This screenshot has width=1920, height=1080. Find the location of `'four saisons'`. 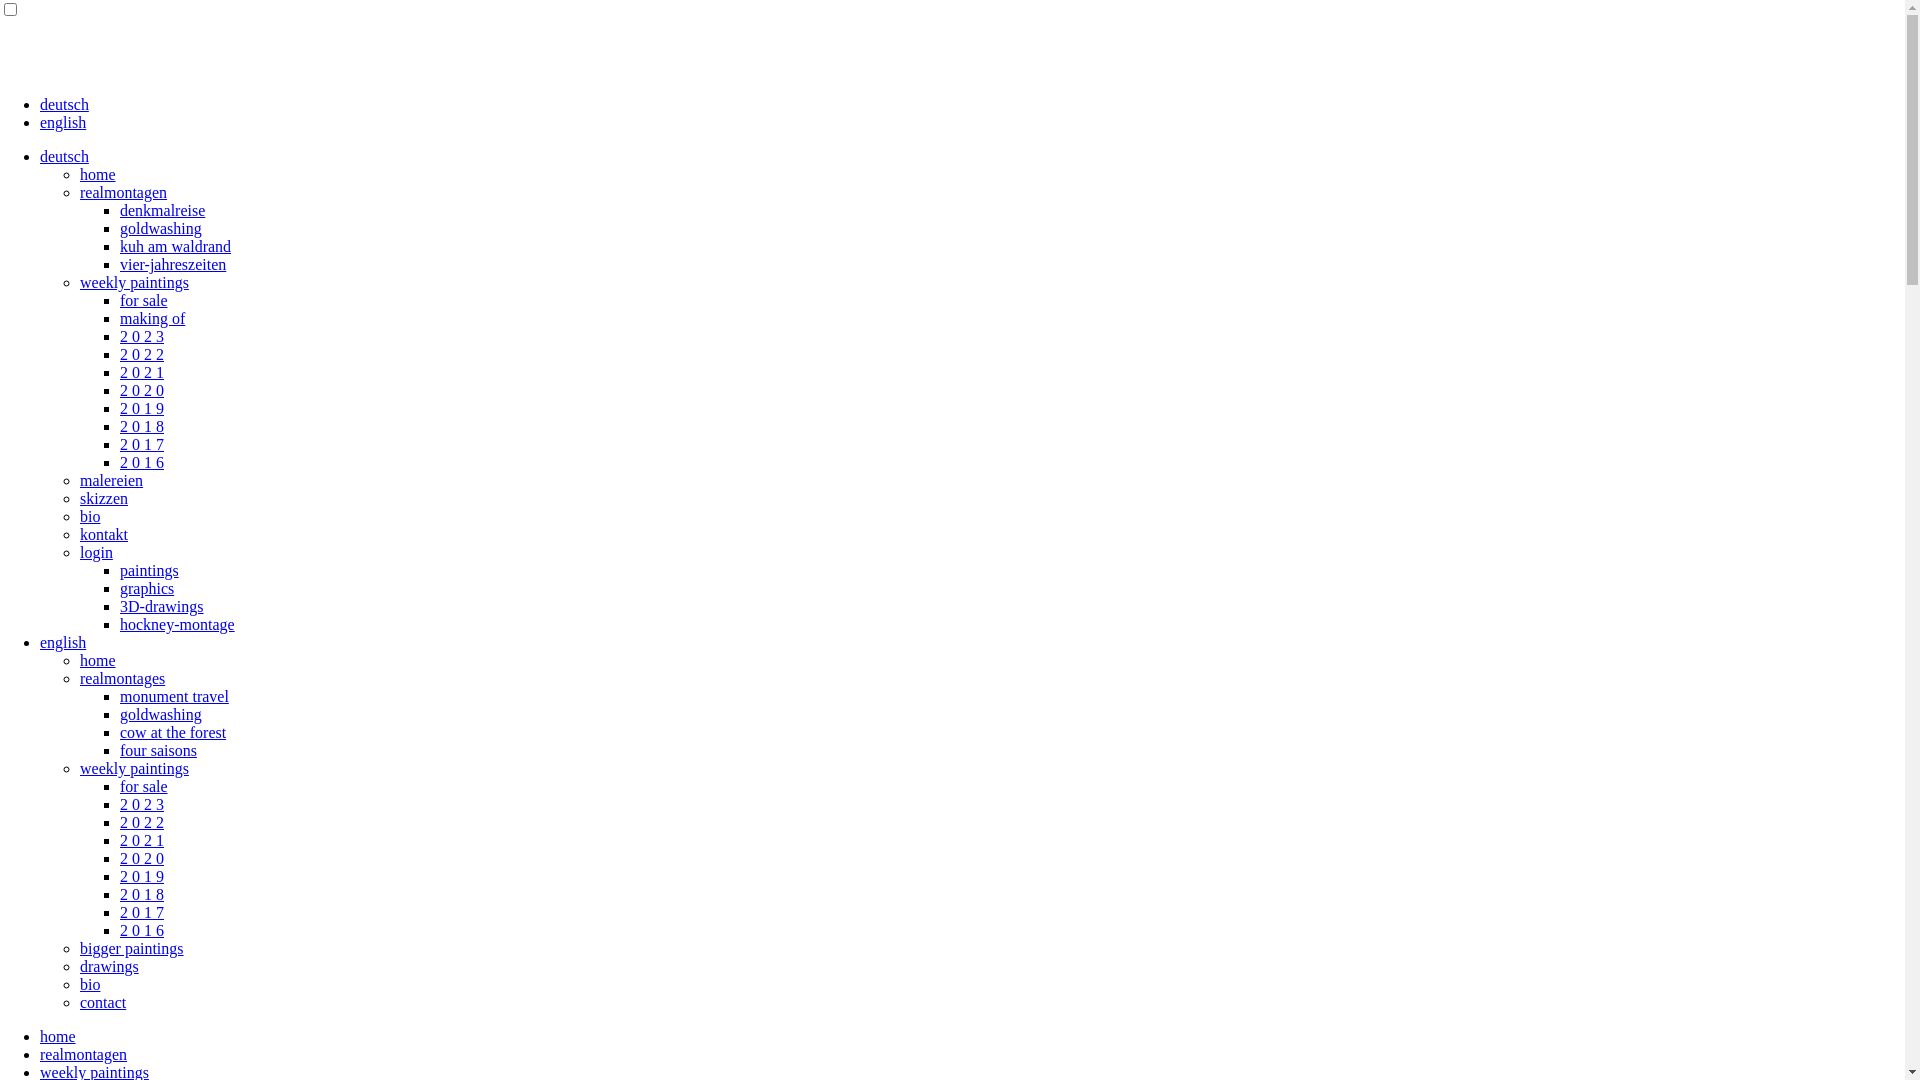

'four saisons' is located at coordinates (157, 750).